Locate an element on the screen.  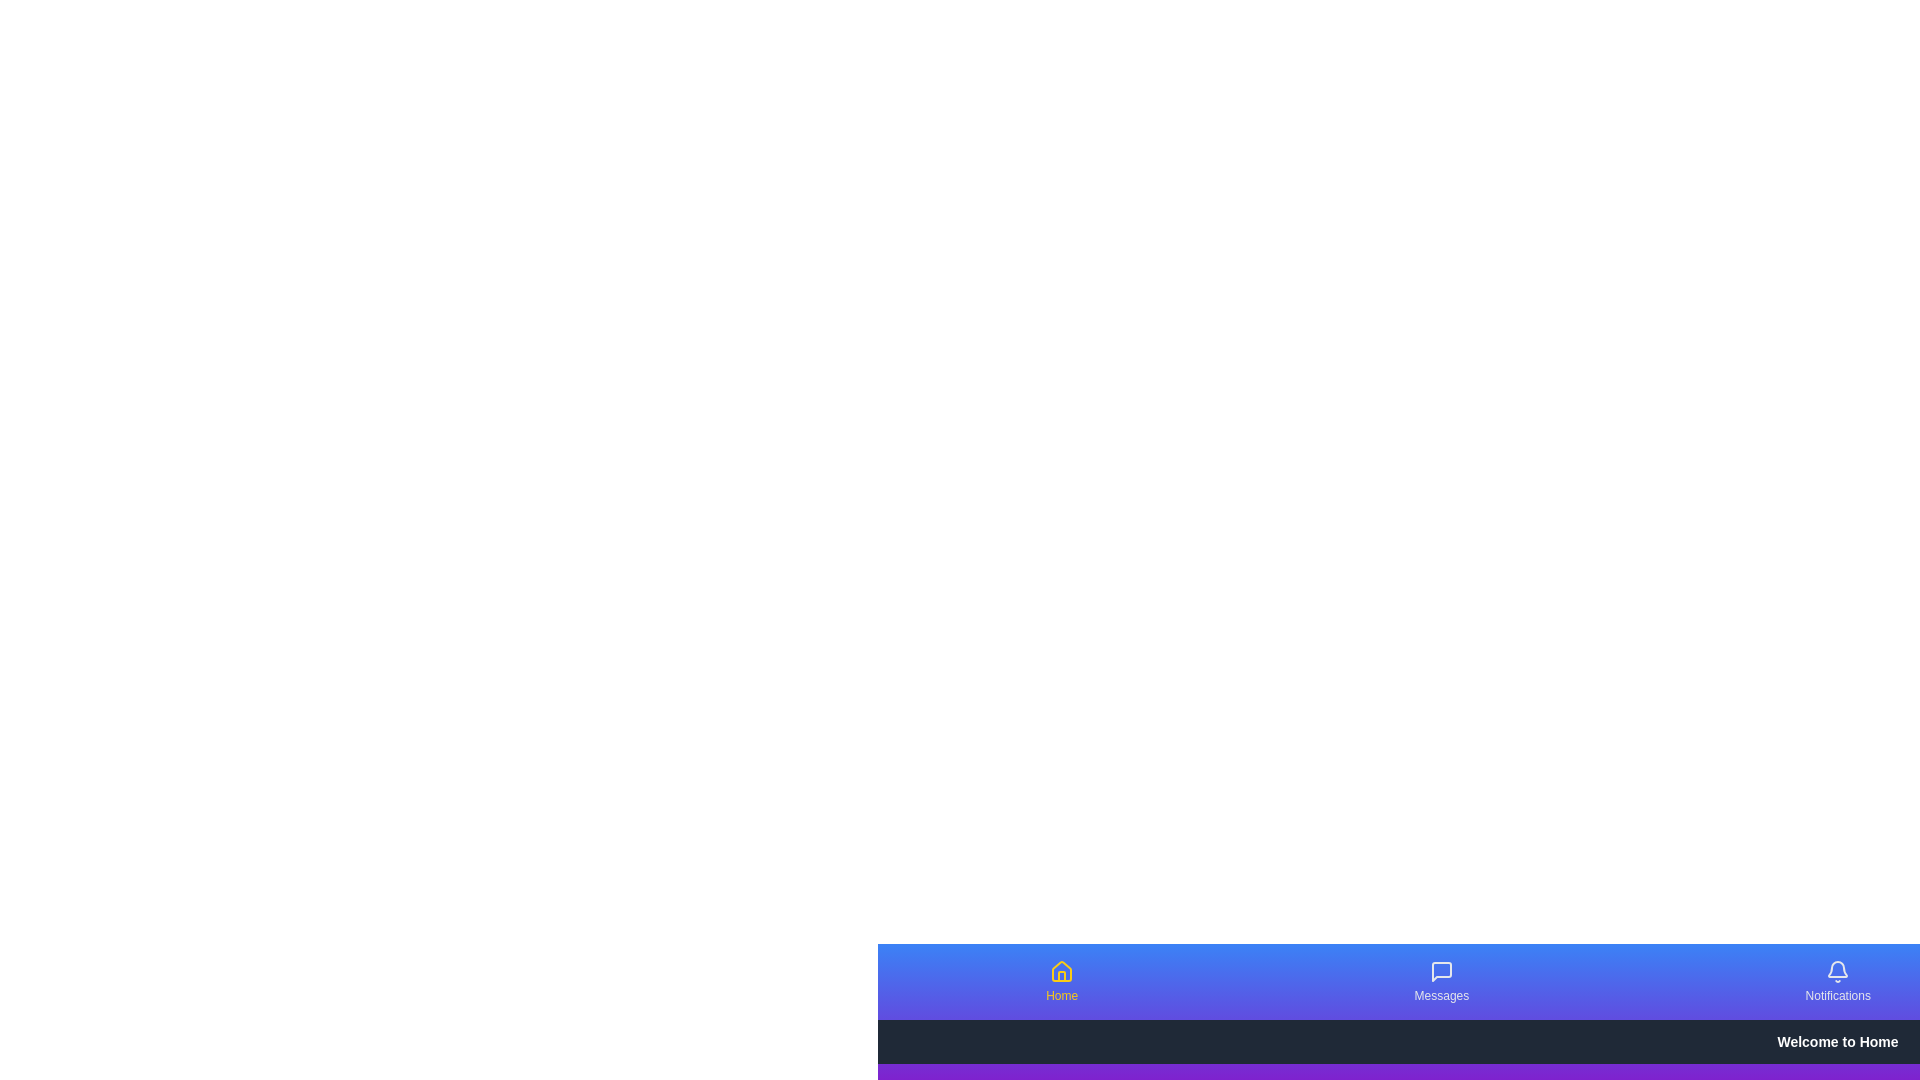
the Notifications tab in the navigation bar is located at coordinates (1838, 981).